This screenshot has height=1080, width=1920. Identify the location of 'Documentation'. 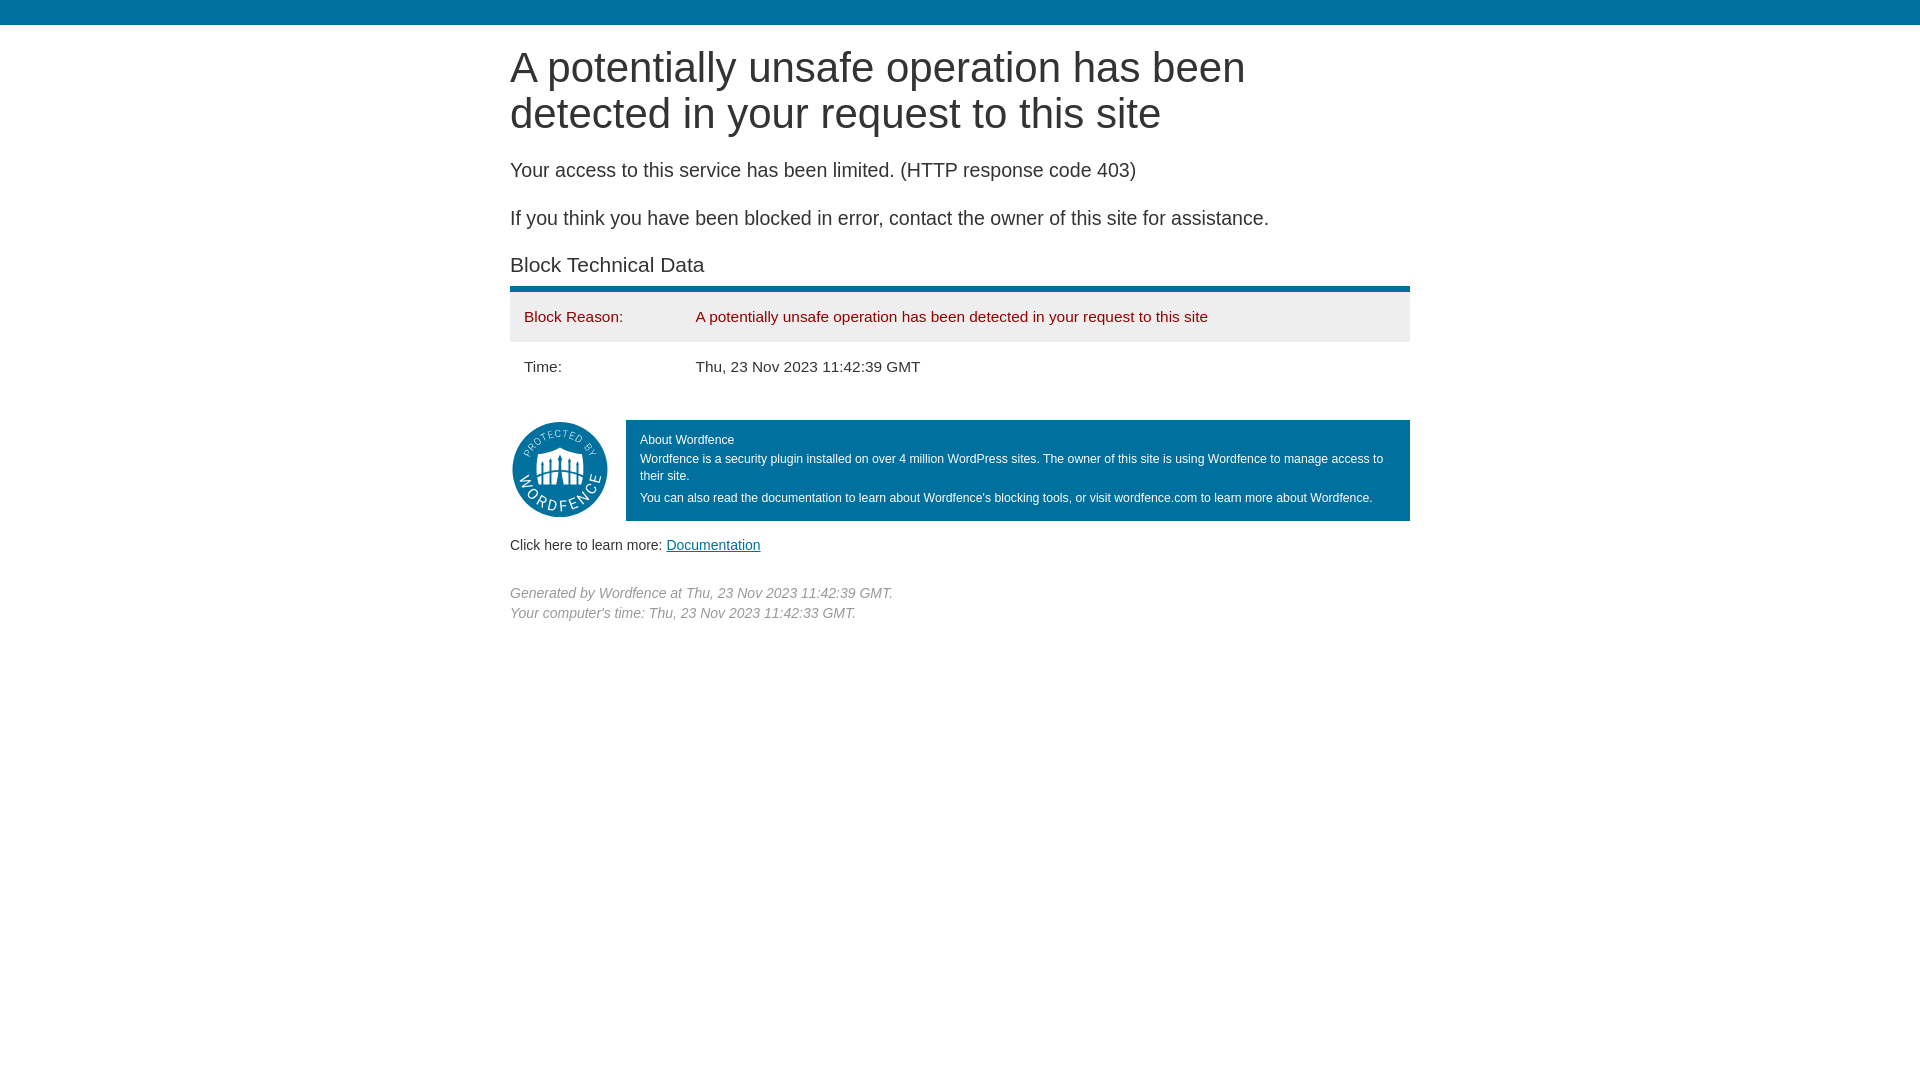
(713, 544).